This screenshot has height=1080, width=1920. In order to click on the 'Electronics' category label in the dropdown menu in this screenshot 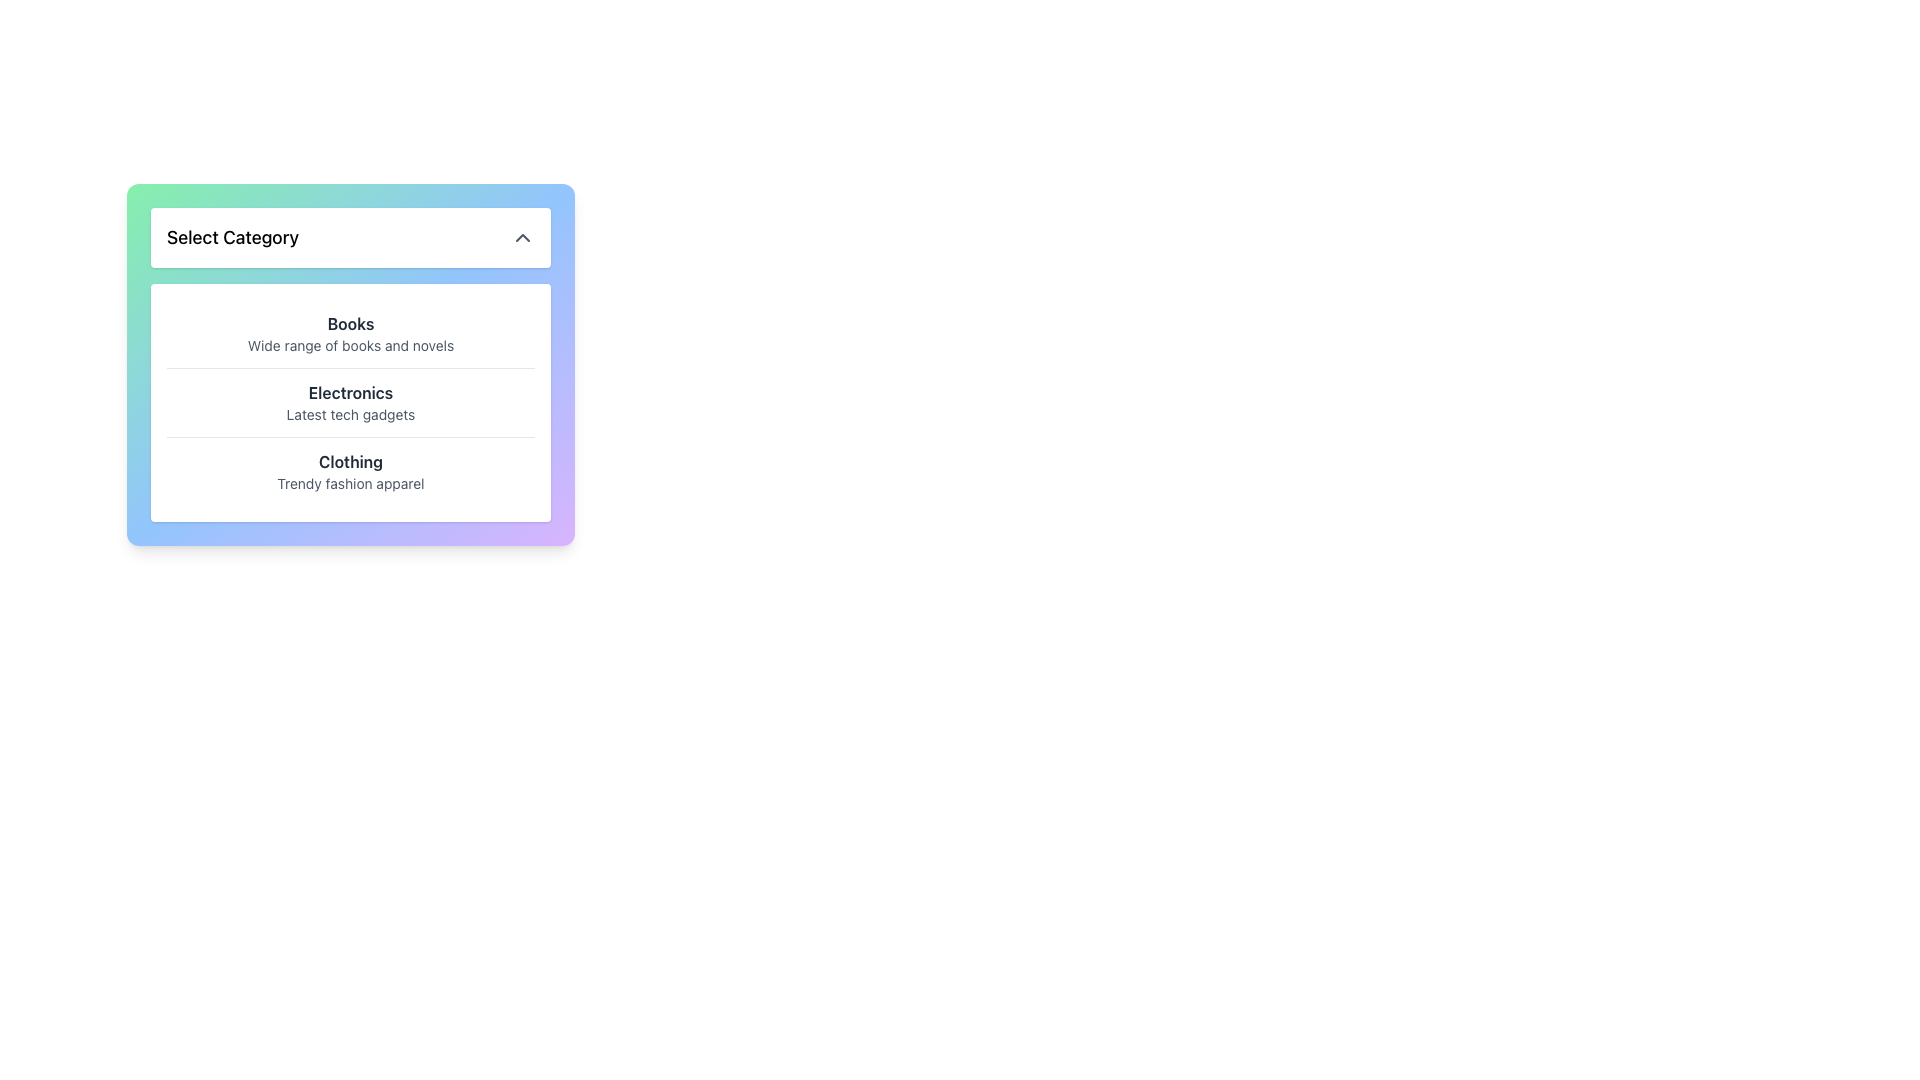, I will do `click(350, 402)`.